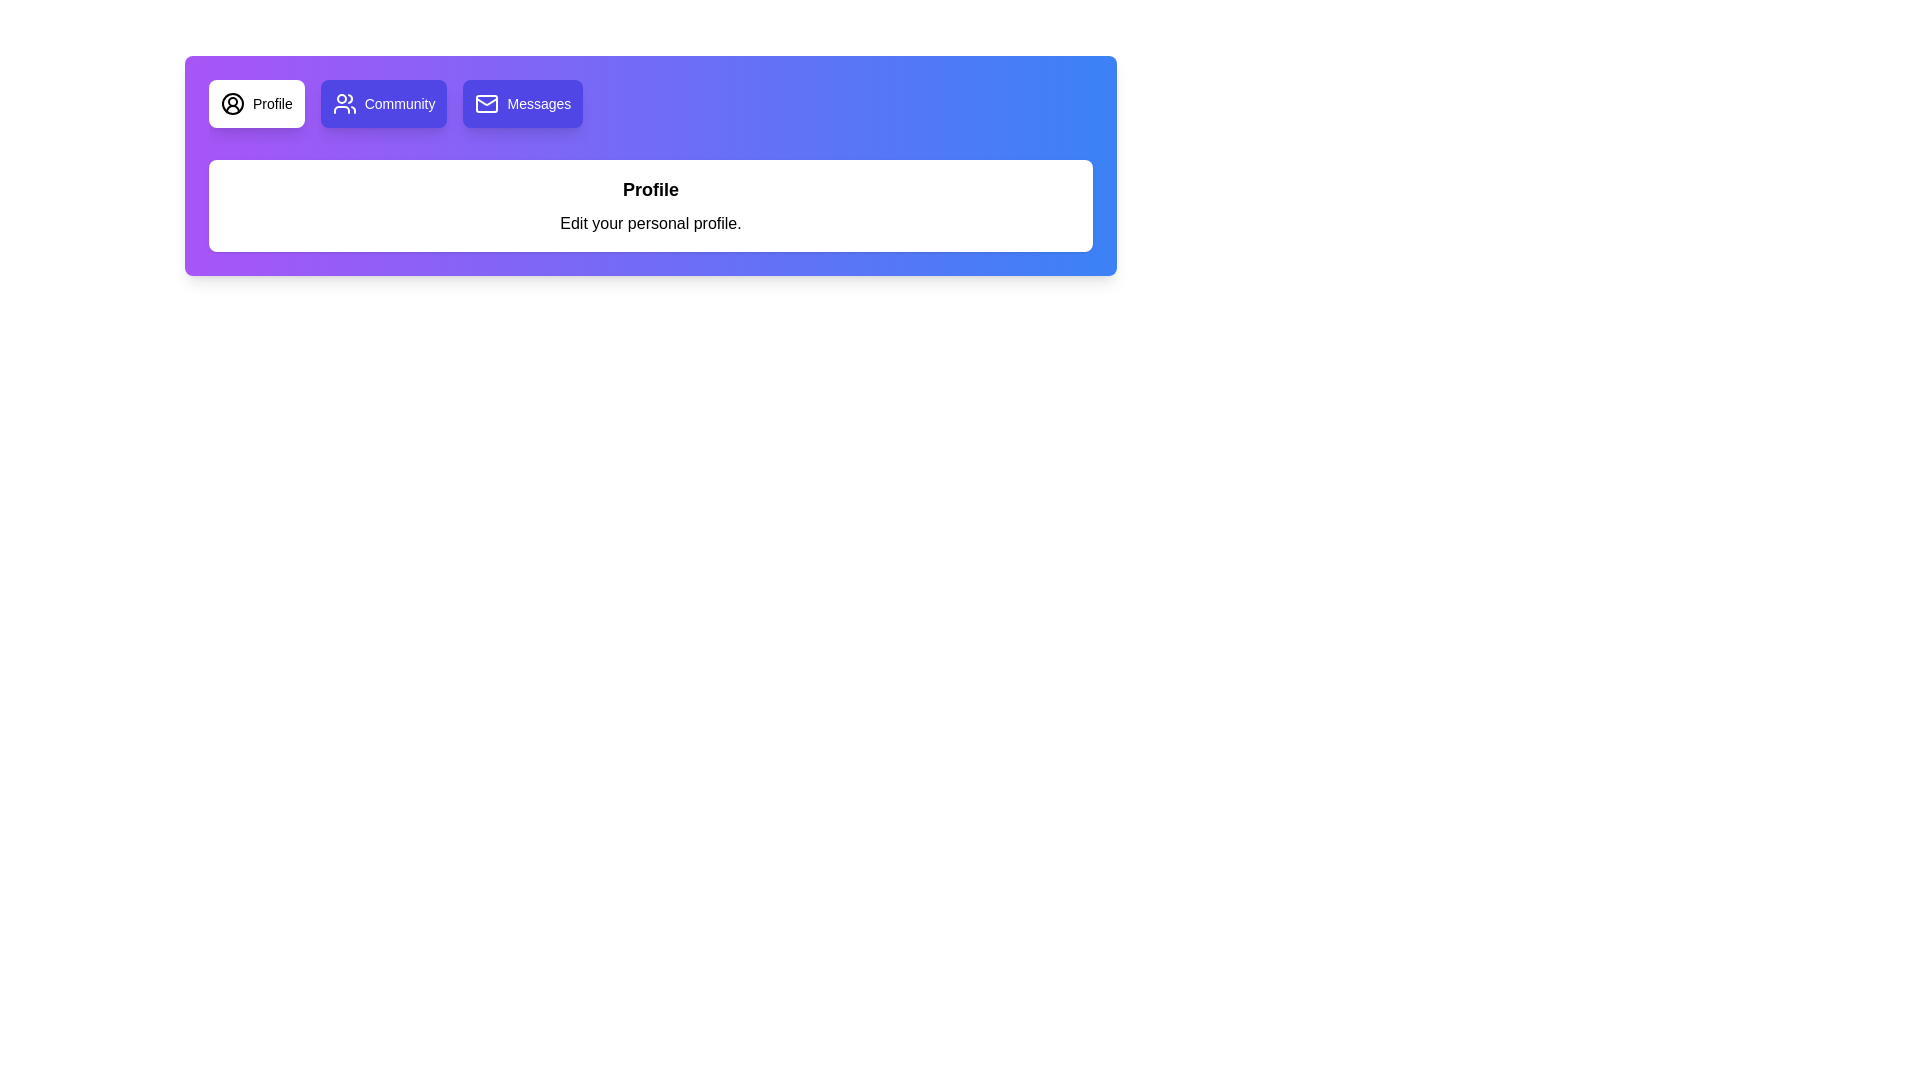  What do you see at coordinates (523, 104) in the screenshot?
I see `the Messages tab to preview its visual effects` at bounding box center [523, 104].